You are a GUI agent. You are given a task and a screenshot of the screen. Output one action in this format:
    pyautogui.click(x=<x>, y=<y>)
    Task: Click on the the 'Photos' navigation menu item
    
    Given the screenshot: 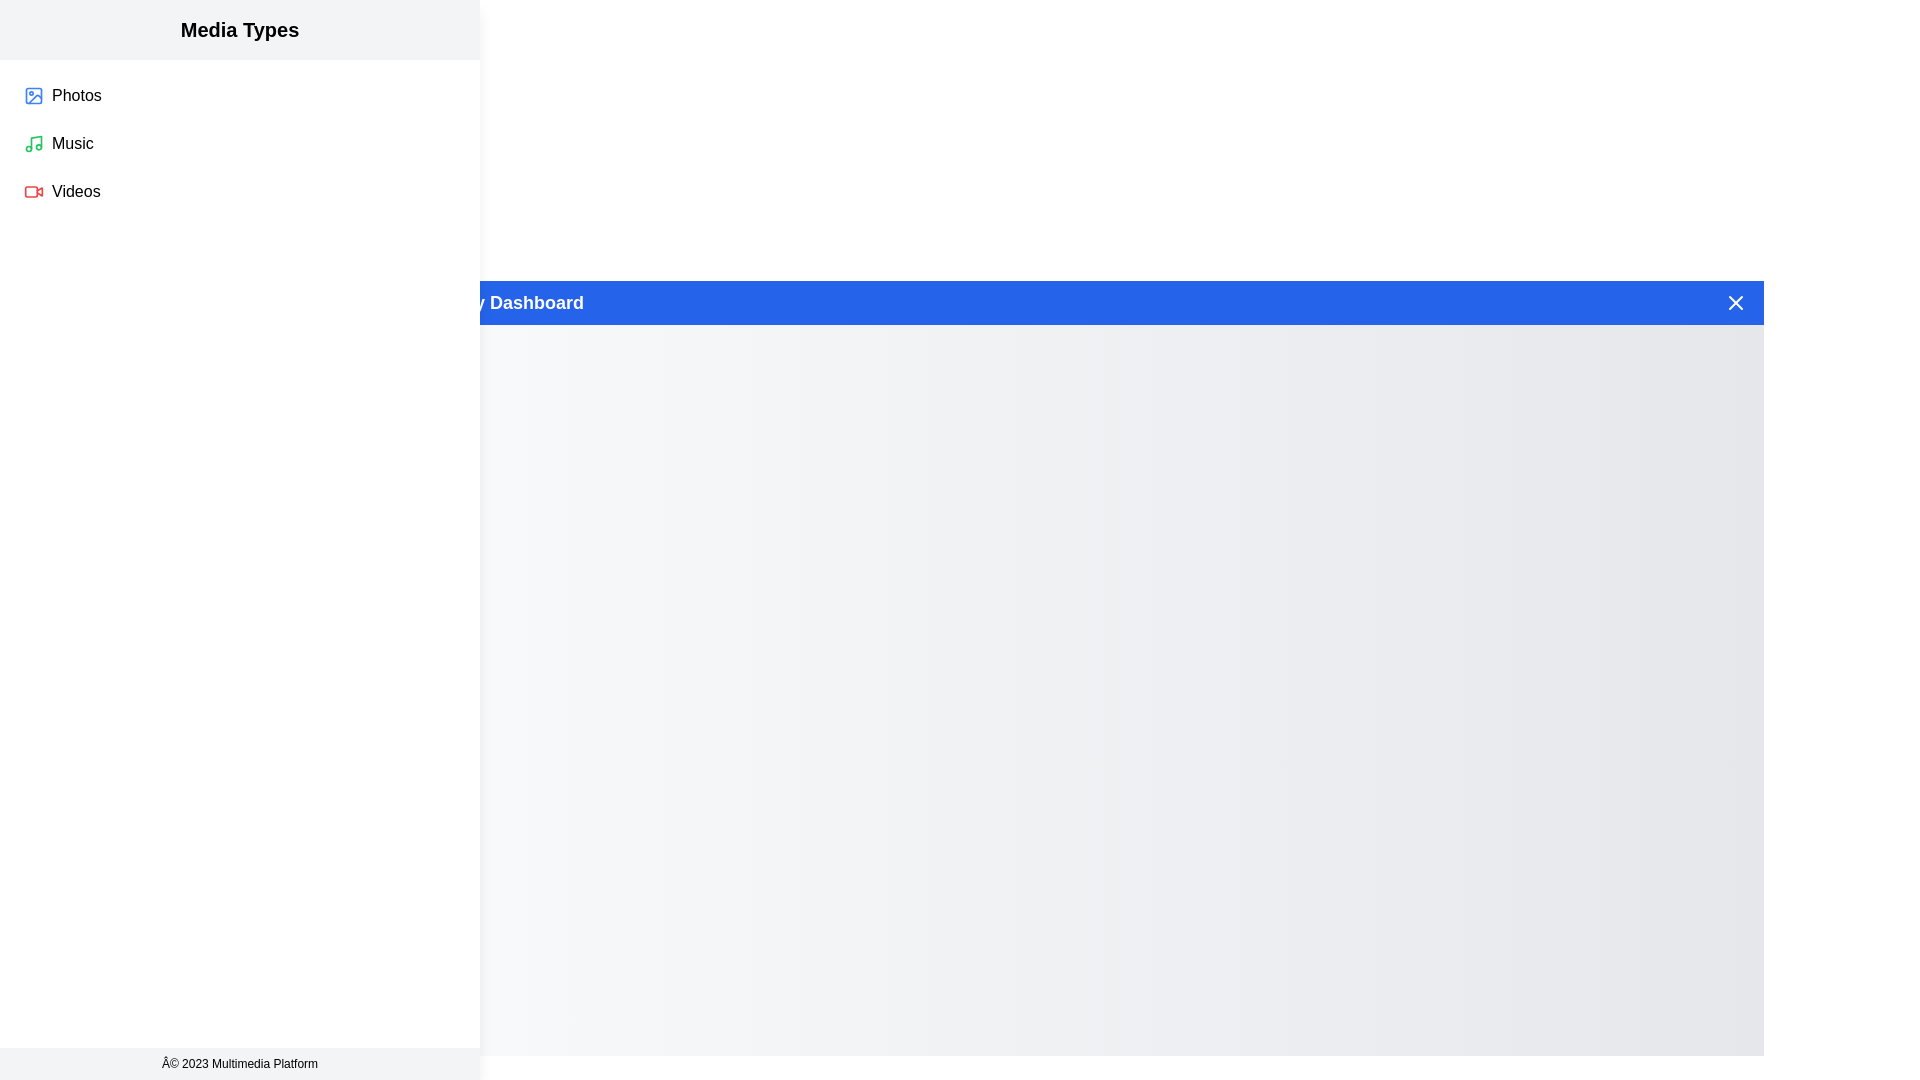 What is the action you would take?
    pyautogui.click(x=240, y=96)
    